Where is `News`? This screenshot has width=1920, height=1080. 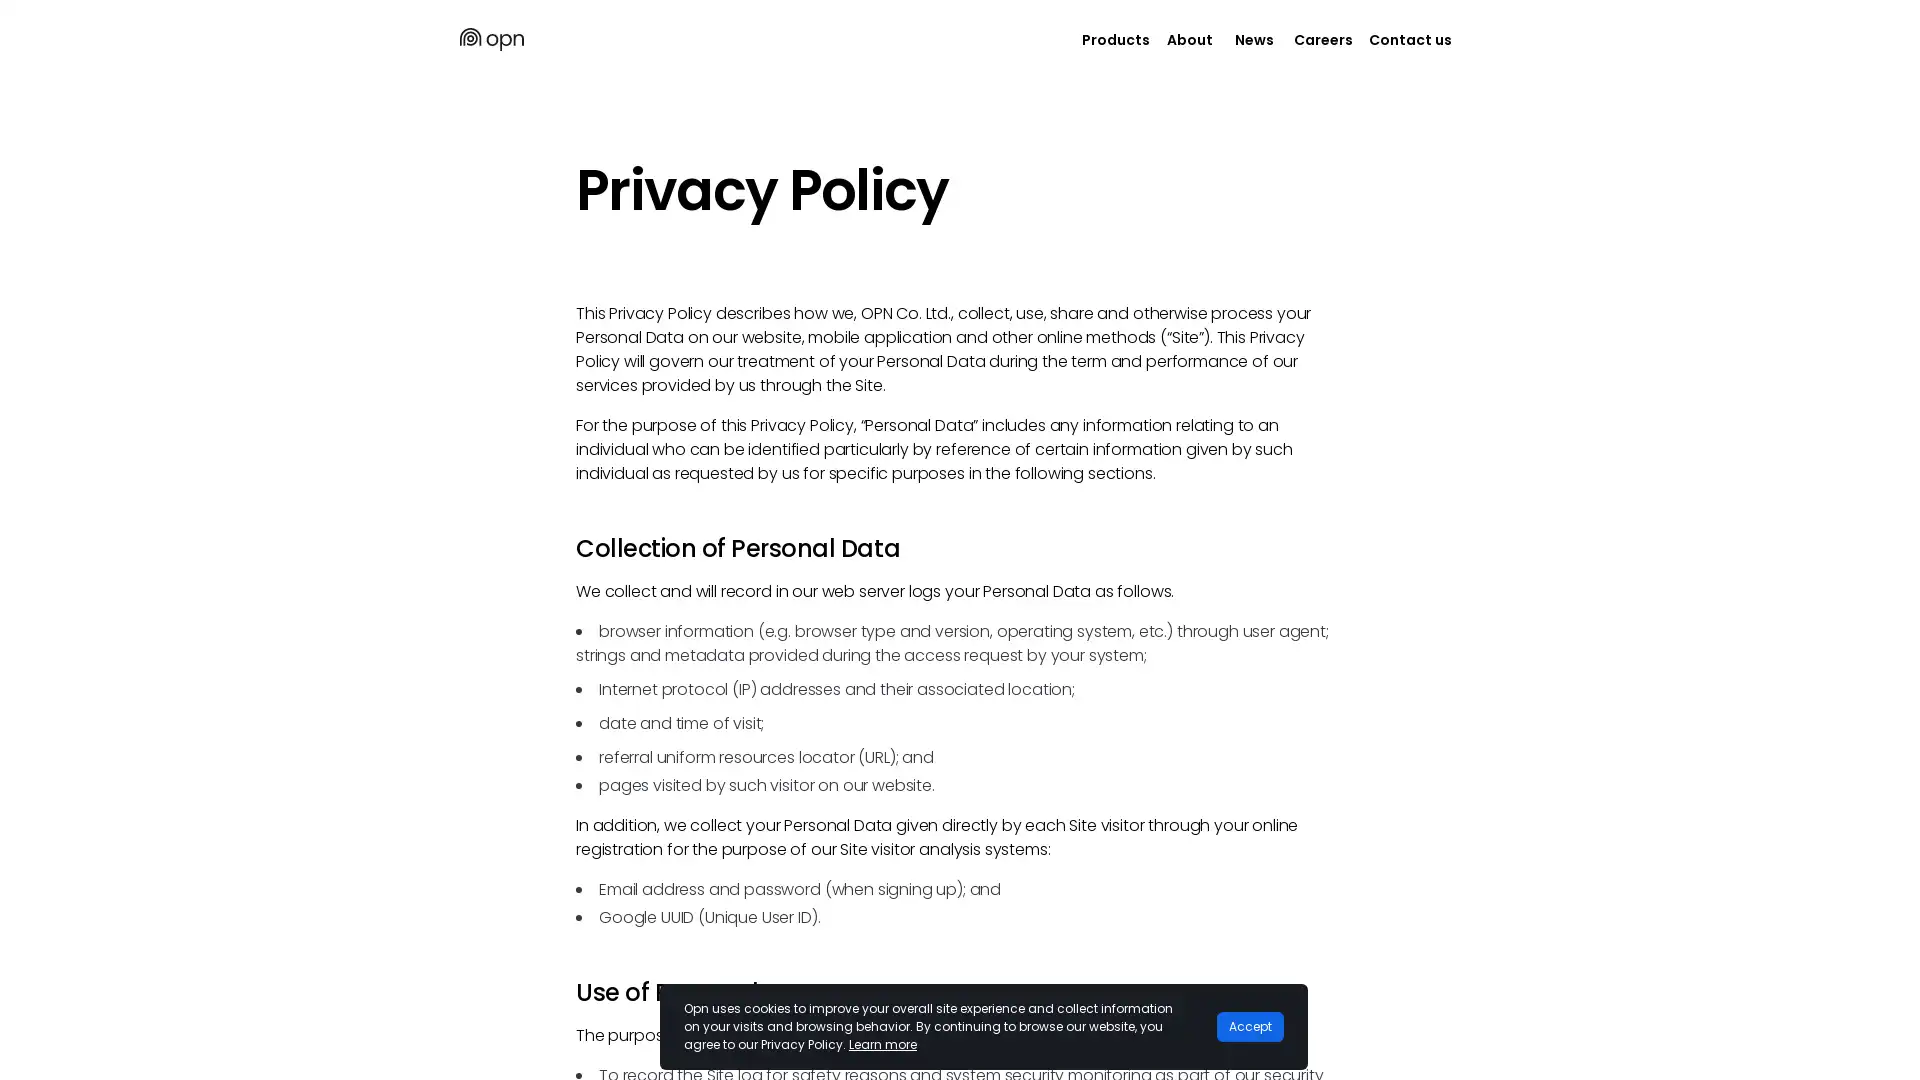 News is located at coordinates (1252, 39).